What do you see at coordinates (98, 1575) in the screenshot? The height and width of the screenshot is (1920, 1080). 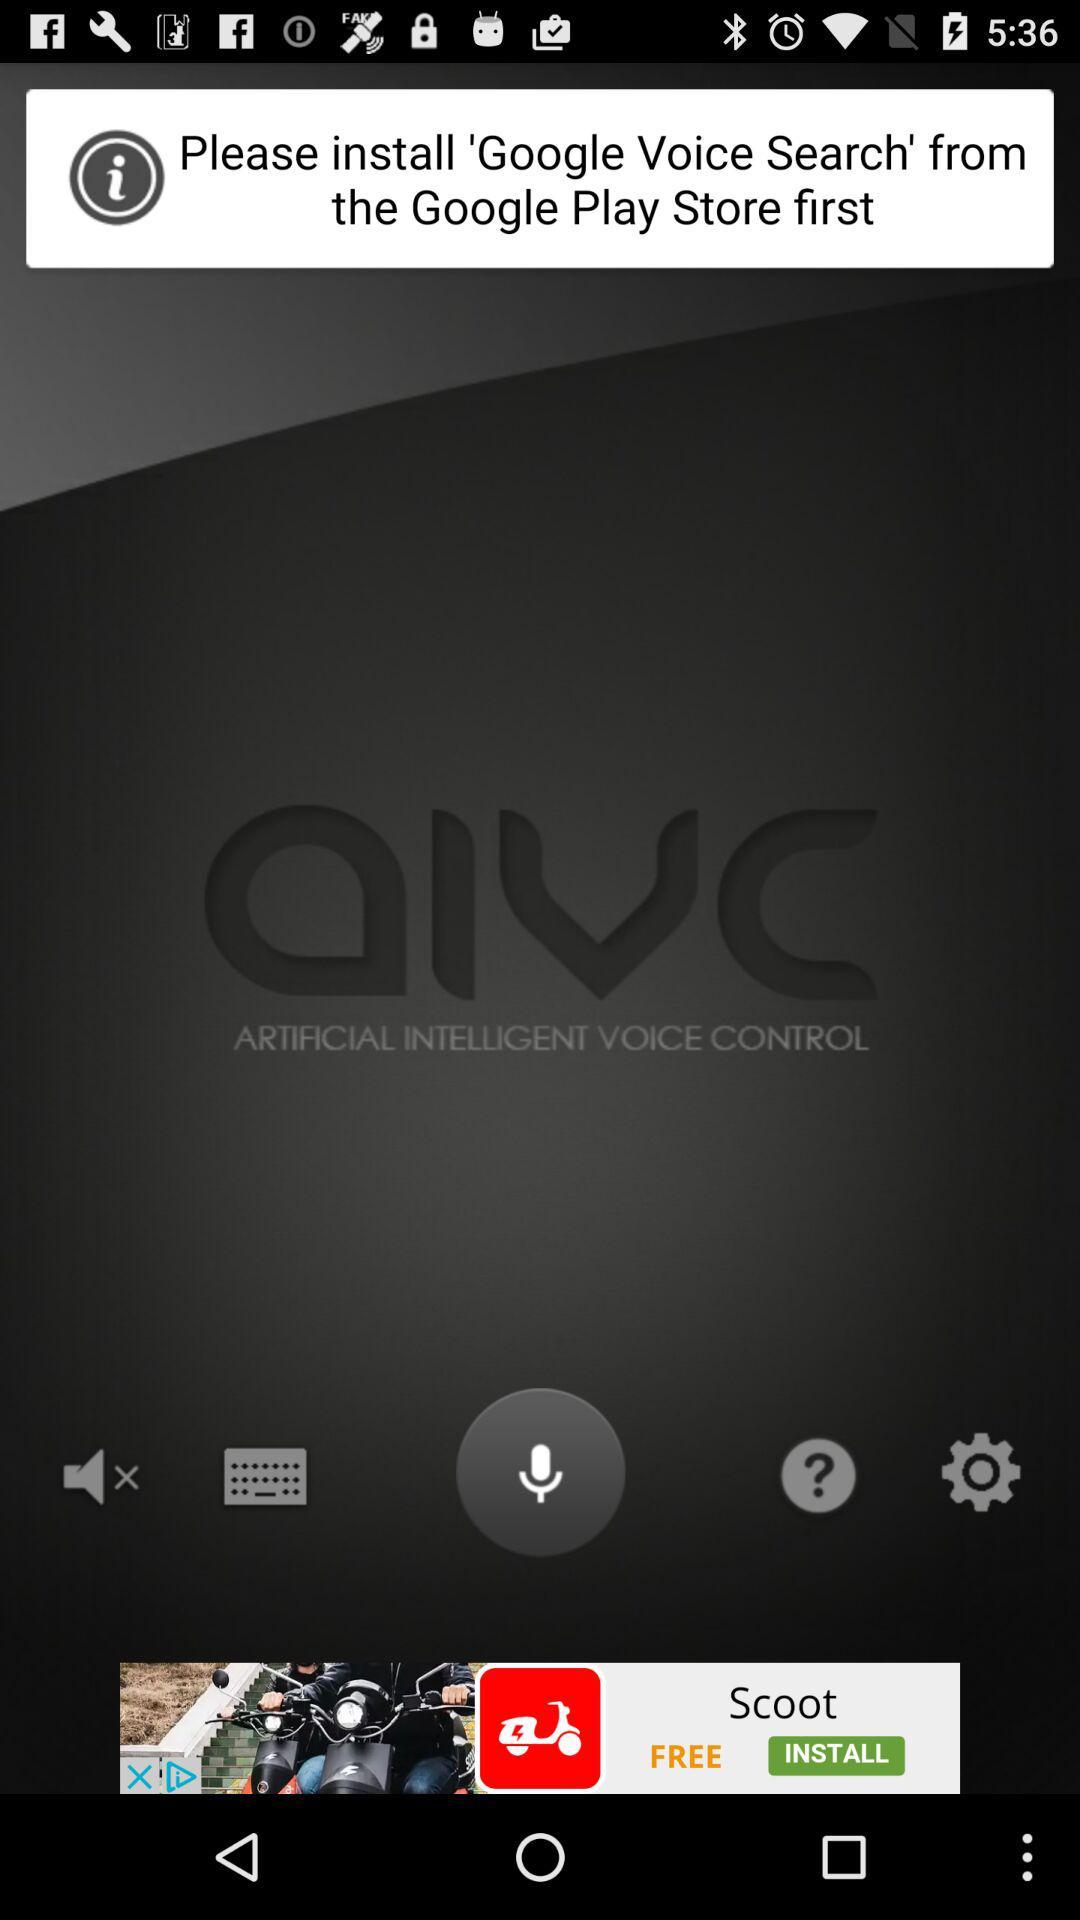 I see `the volume icon` at bounding box center [98, 1575].